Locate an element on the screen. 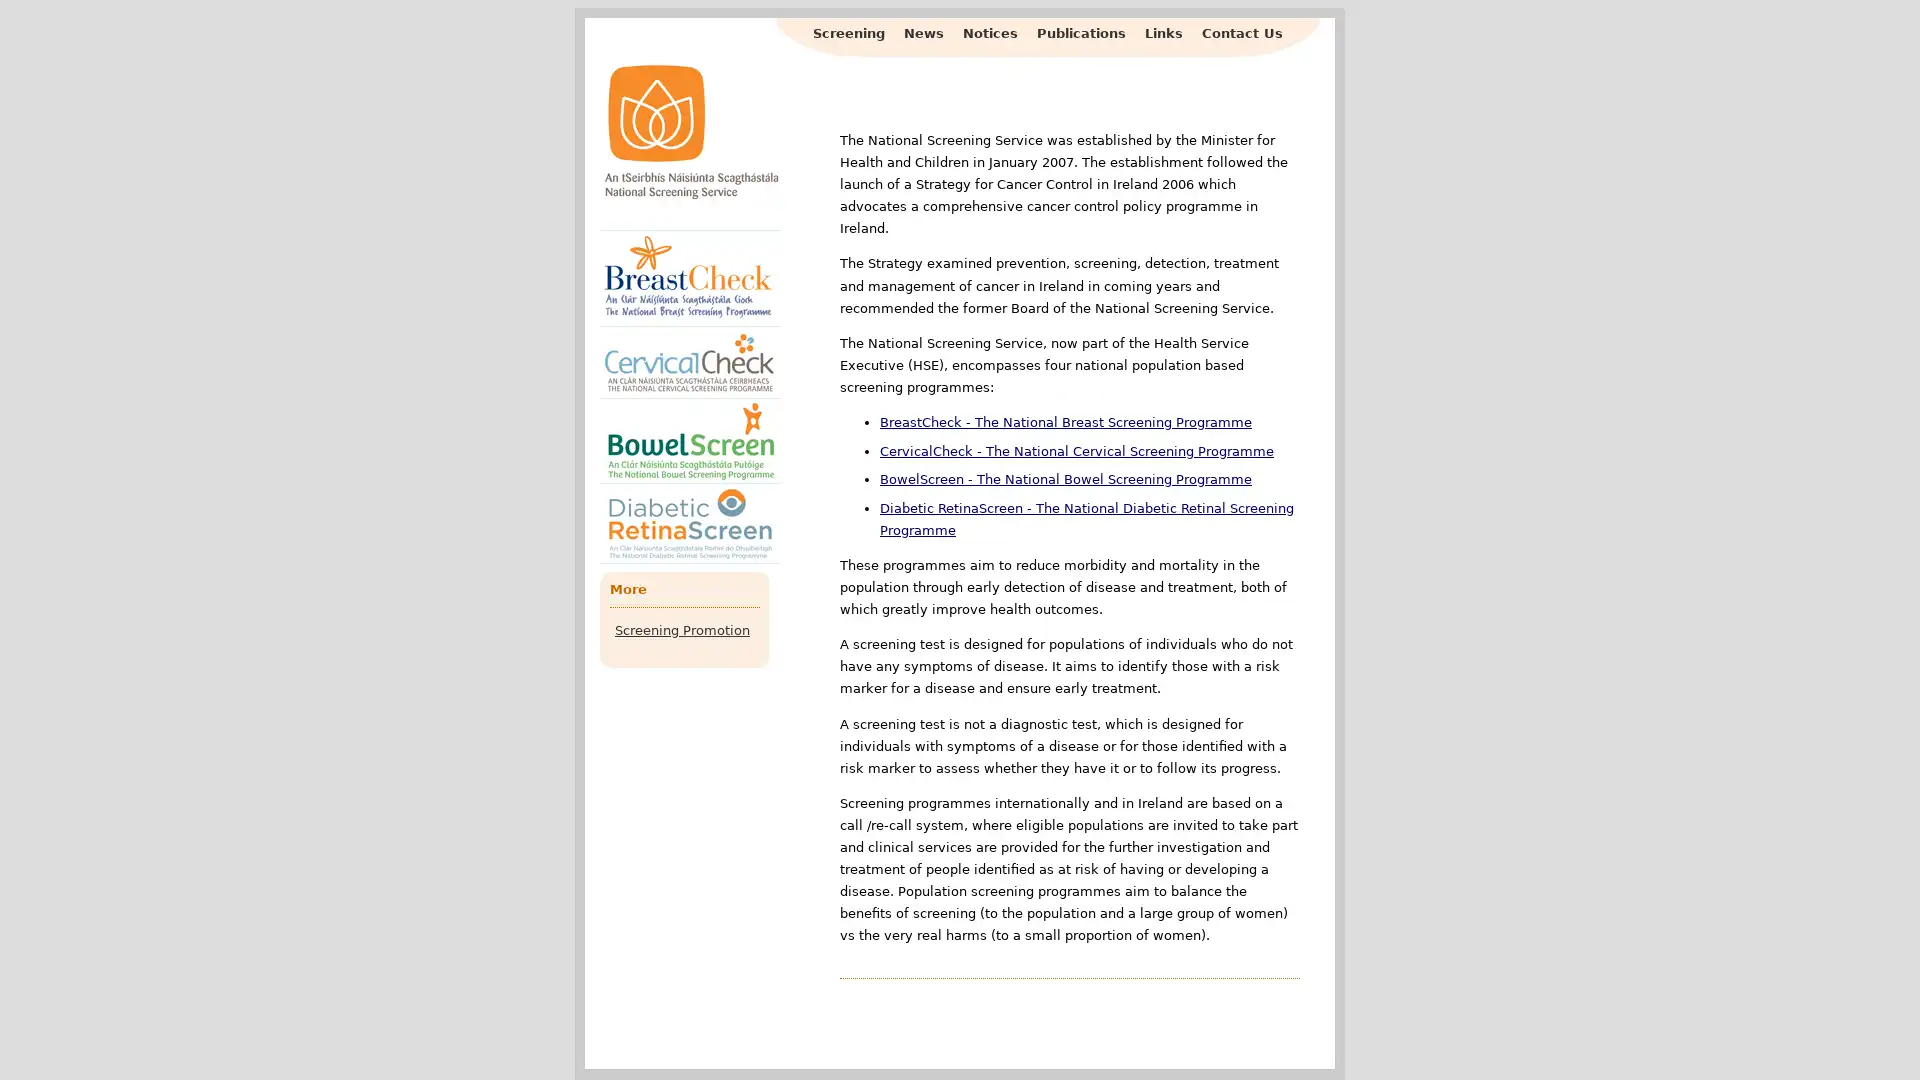  Necessary Cookies Only is located at coordinates (1457, 1036).